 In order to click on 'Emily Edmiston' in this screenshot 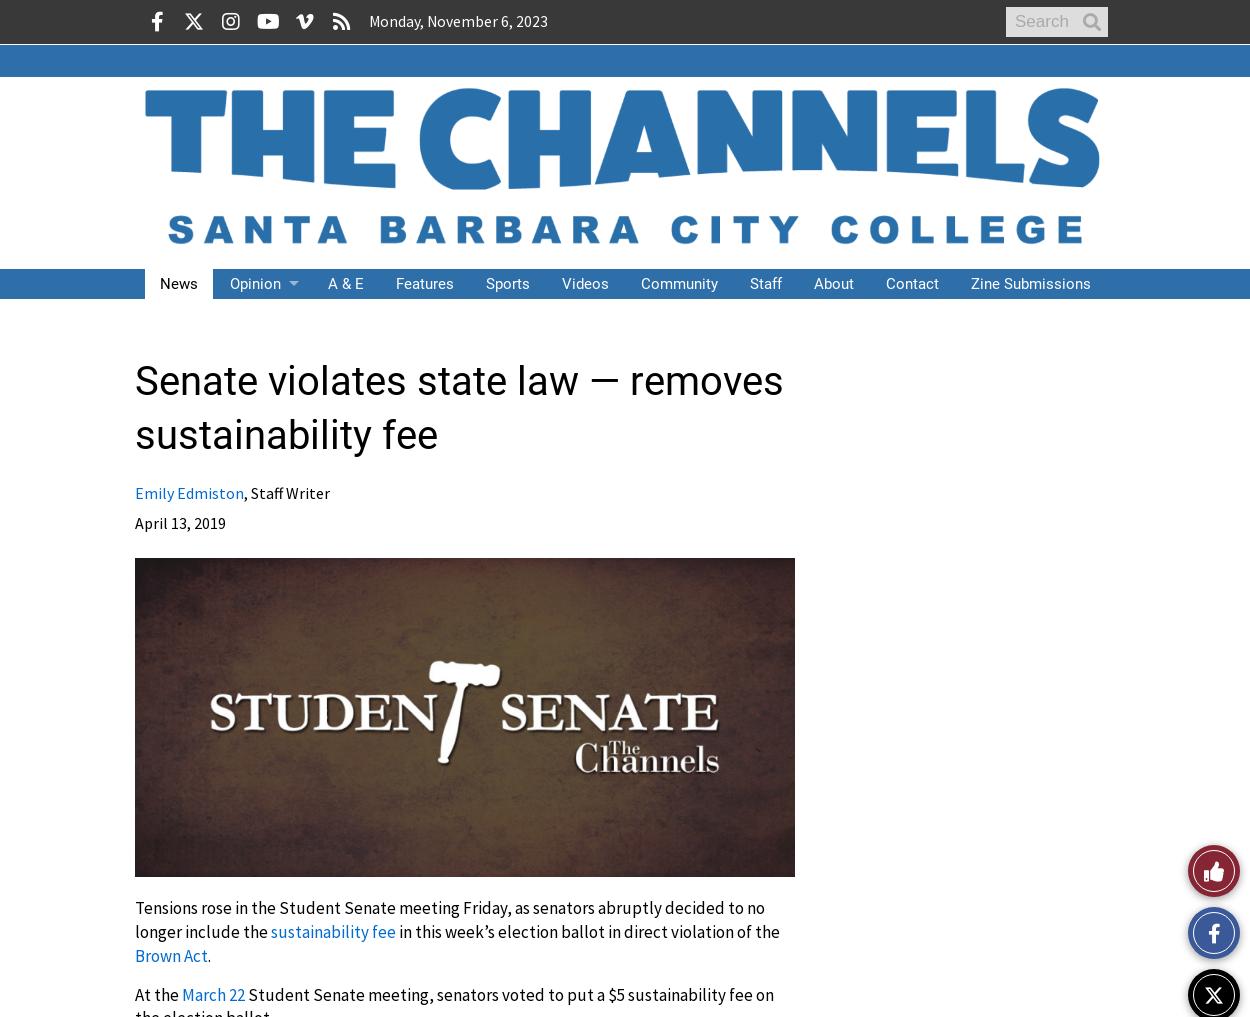, I will do `click(188, 492)`.